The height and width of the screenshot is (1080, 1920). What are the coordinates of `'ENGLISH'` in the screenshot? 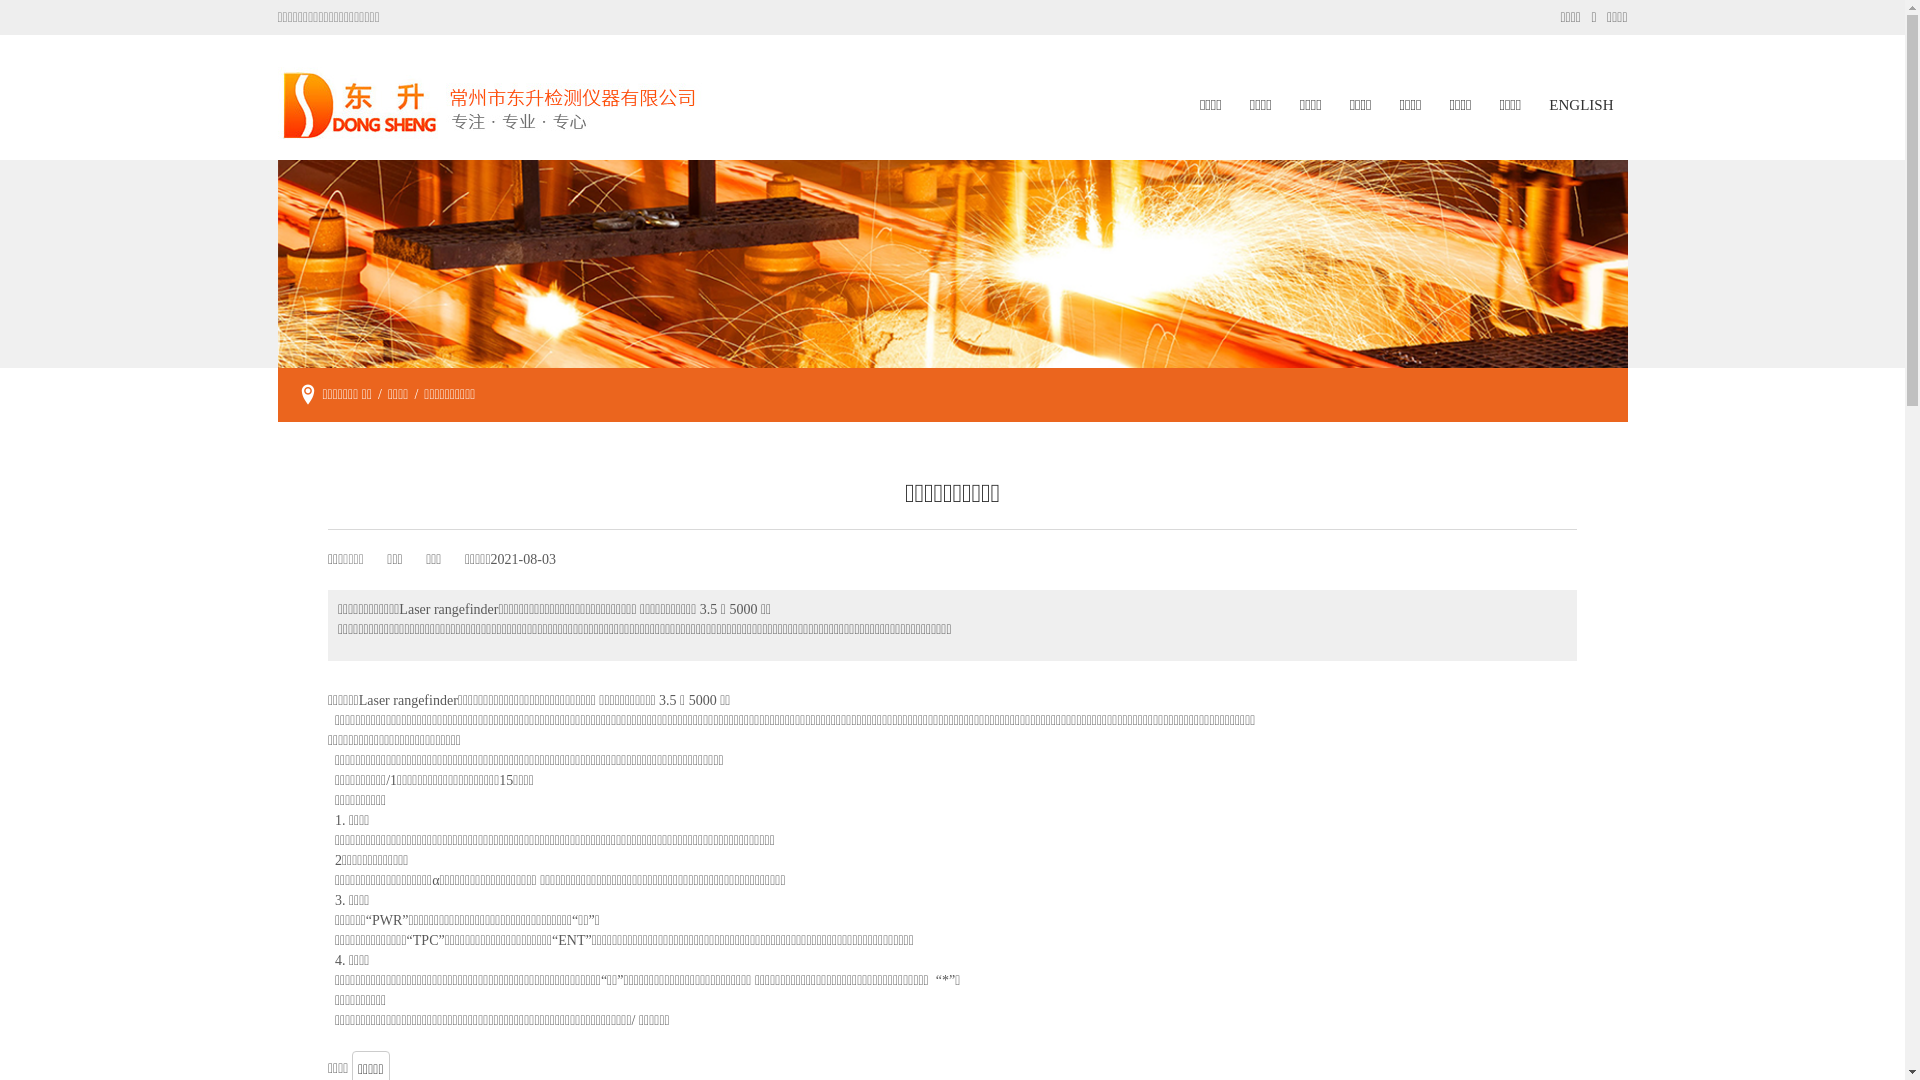 It's located at (1579, 104).